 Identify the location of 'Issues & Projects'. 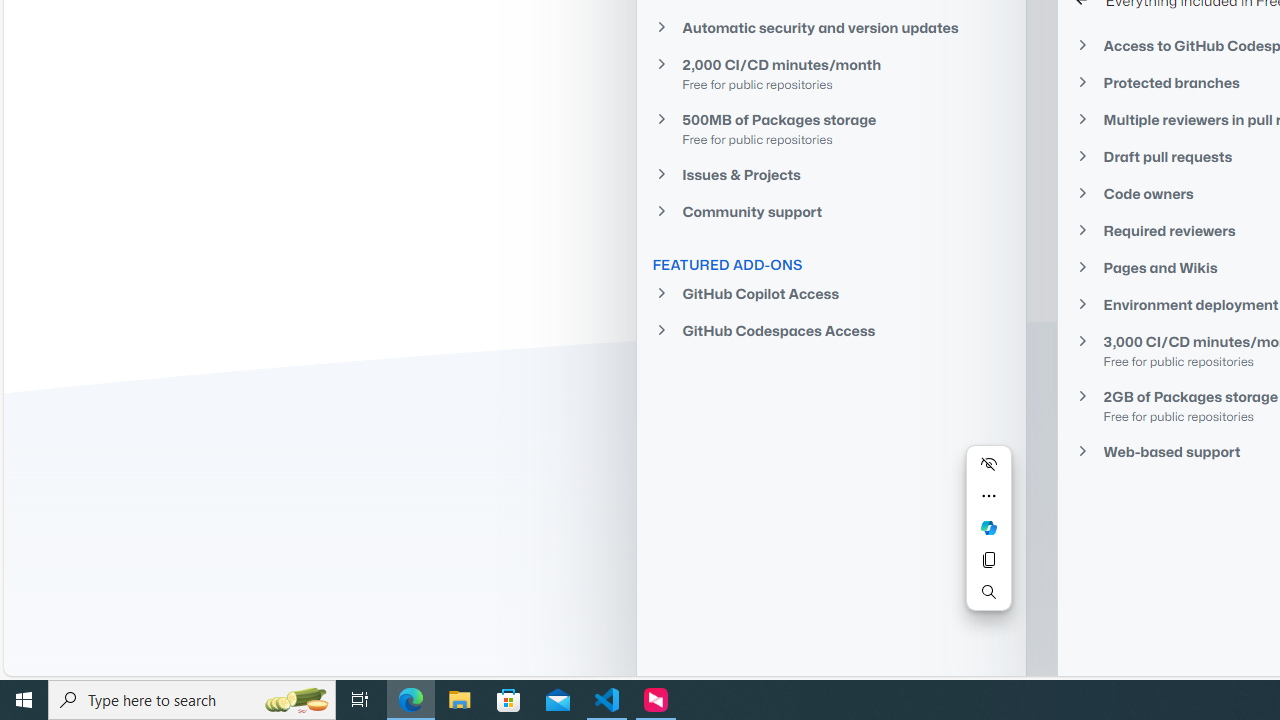
(830, 173).